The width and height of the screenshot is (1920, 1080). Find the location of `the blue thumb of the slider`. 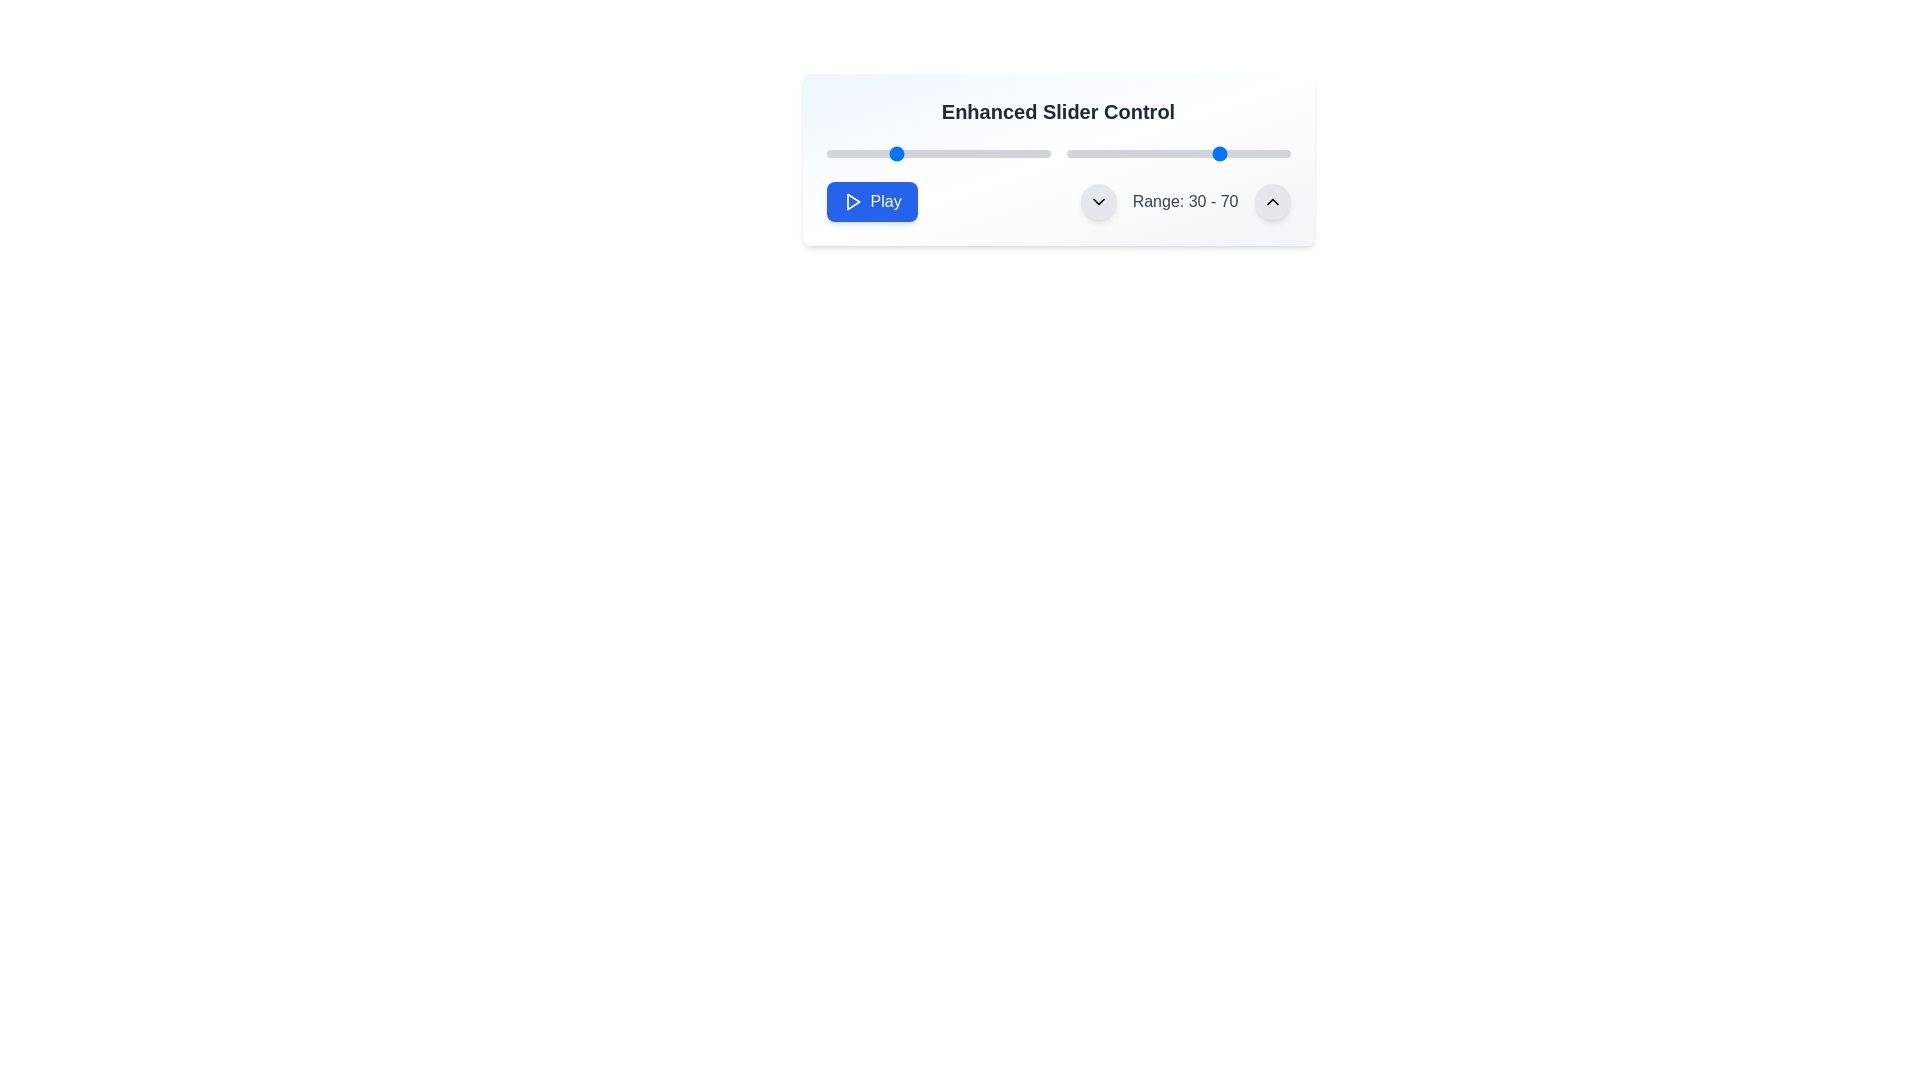

the blue thumb of the slider is located at coordinates (937, 153).